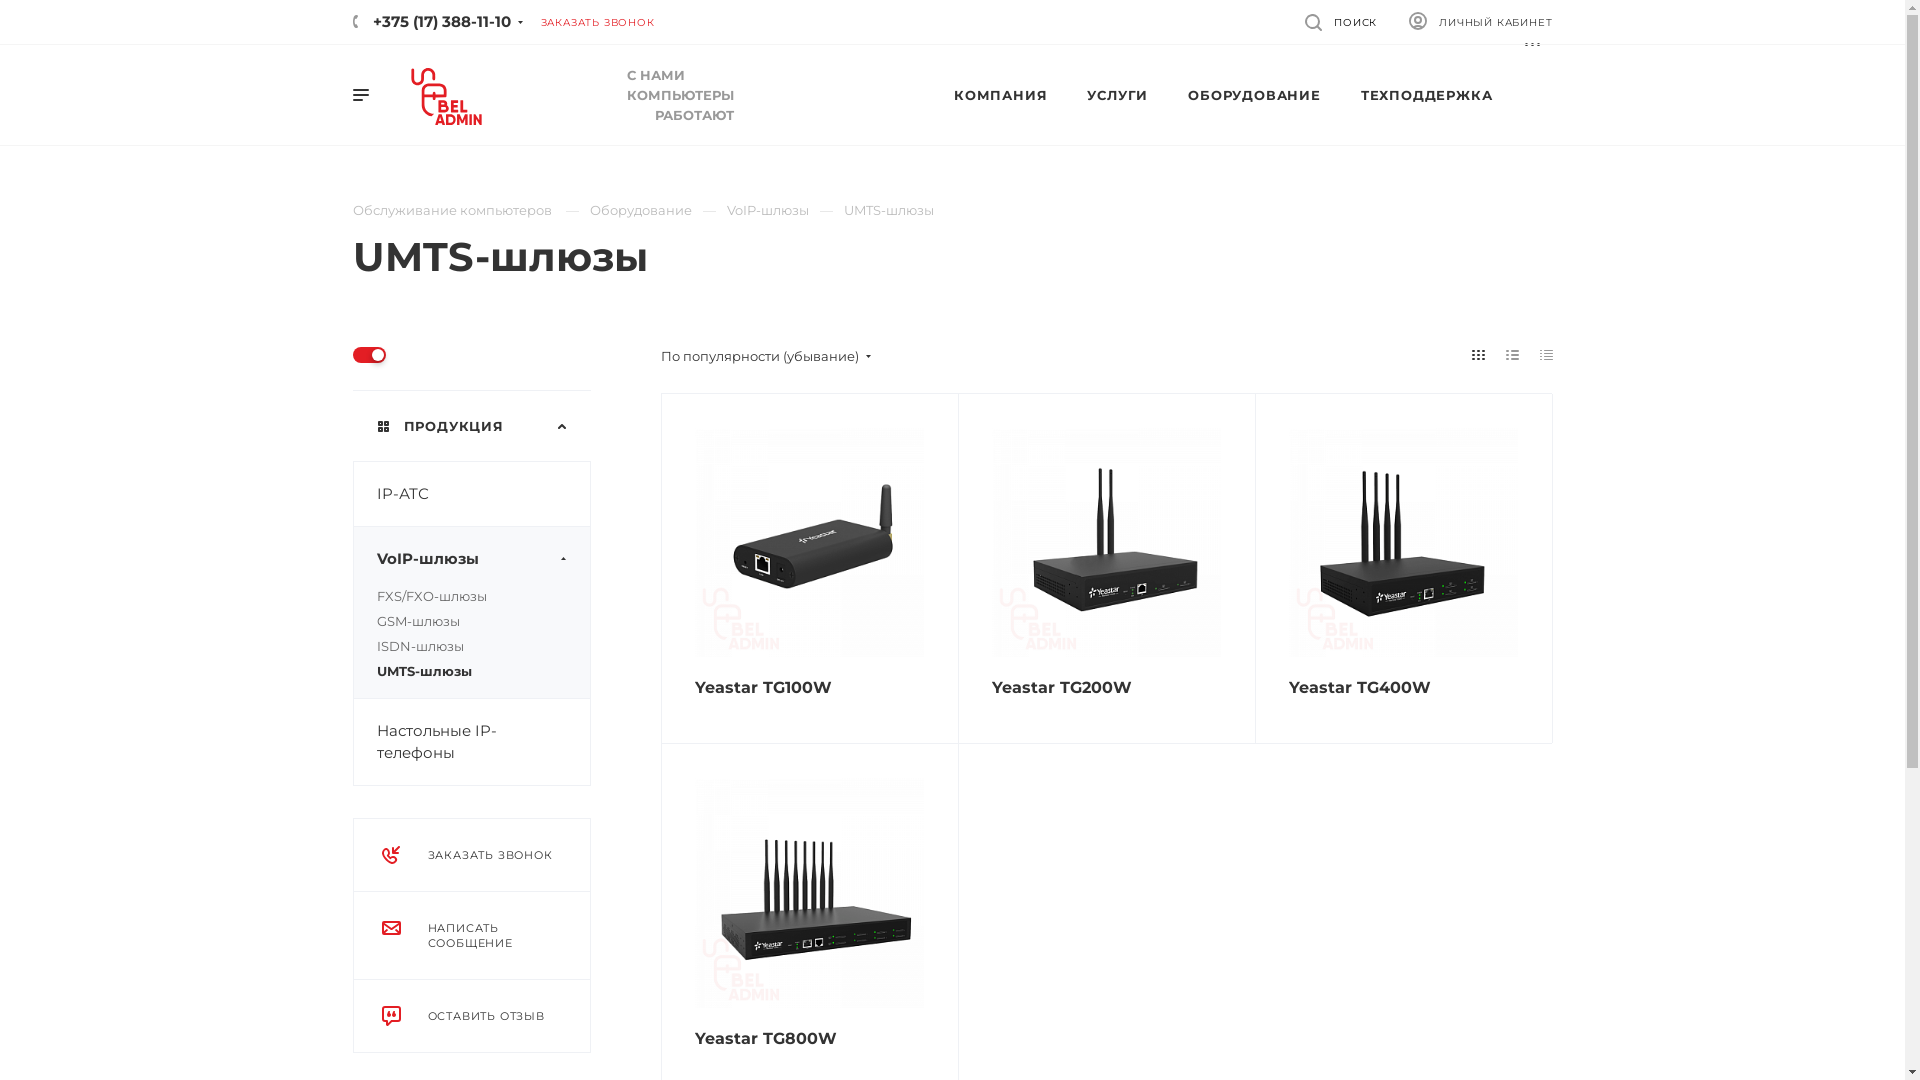 Image resolution: width=1920 pixels, height=1080 pixels. Describe the element at coordinates (1105, 542) in the screenshot. I see `'Yeastar TG200W'` at that location.